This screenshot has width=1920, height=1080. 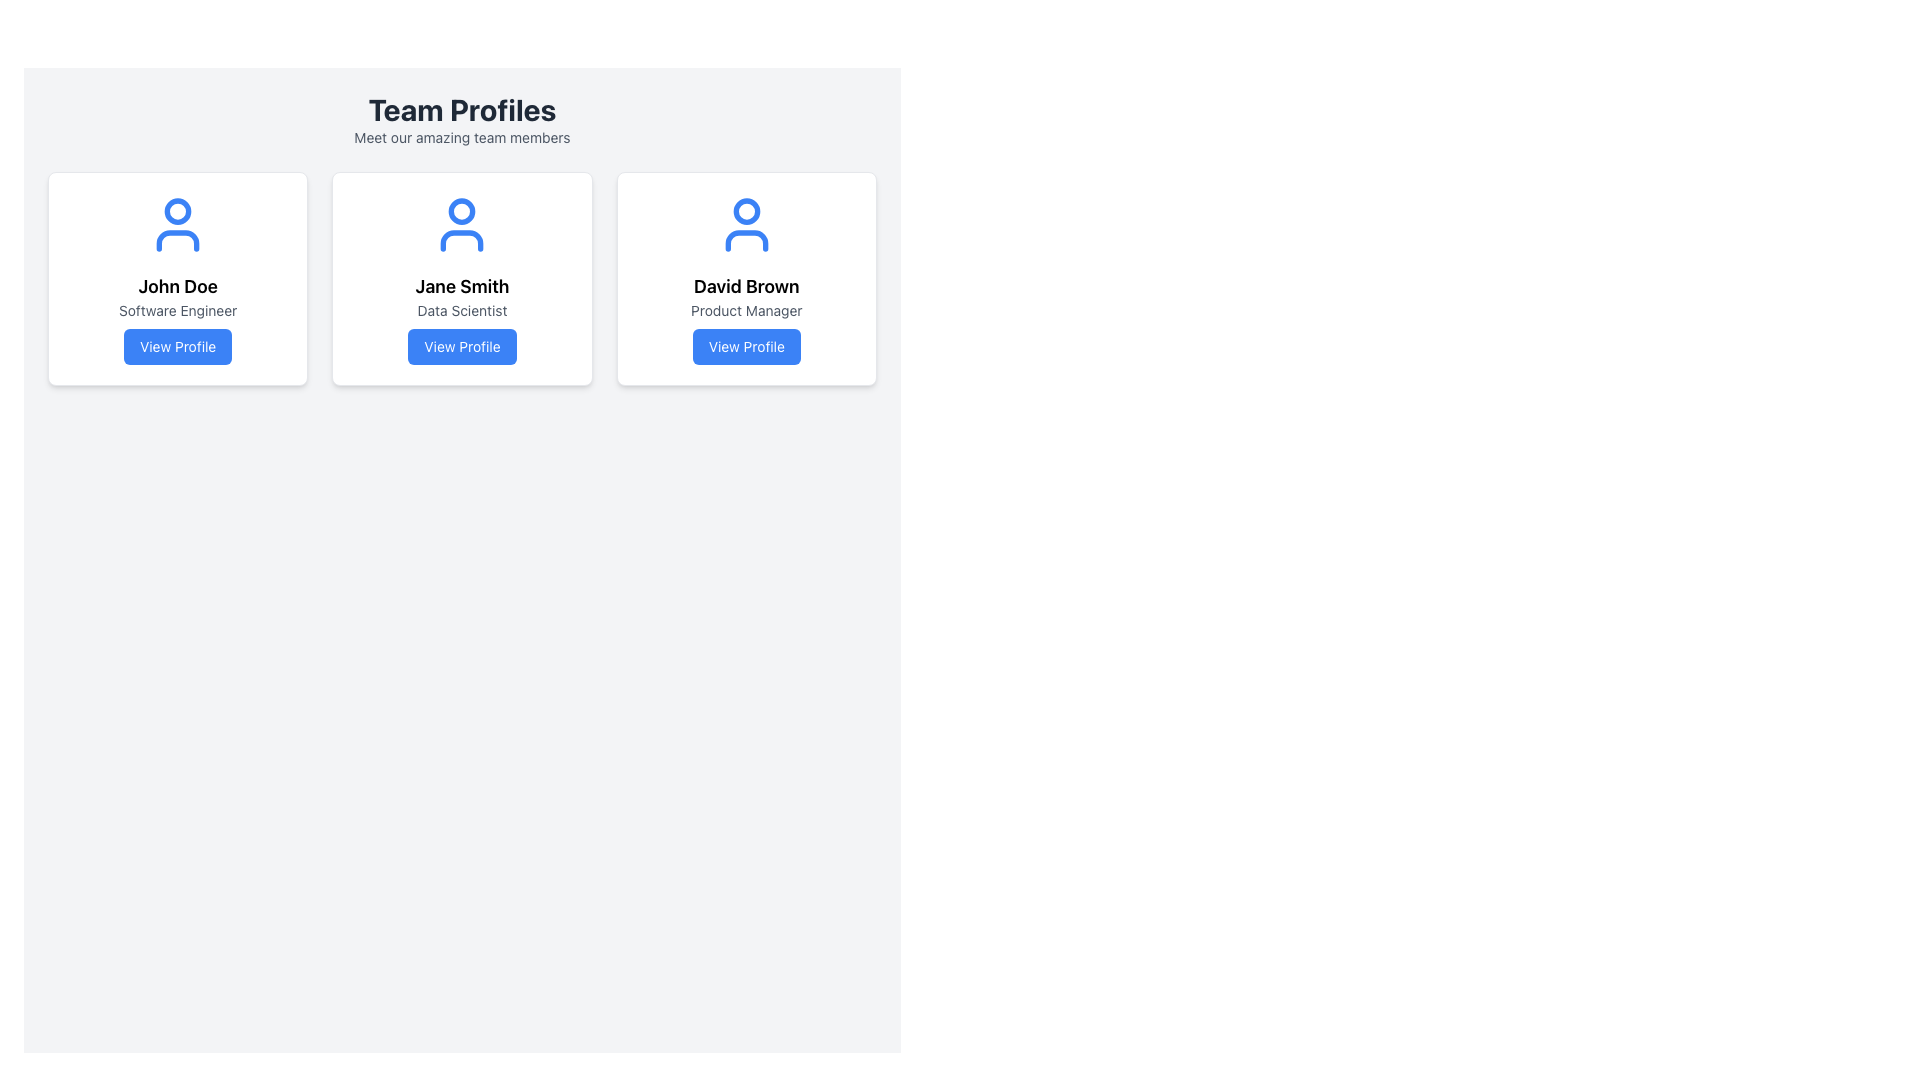 I want to click on the small circular graphical icon component located in the center of the head outline of the user icon for John Doe in the 'Team Profiles' section, so click(x=178, y=211).